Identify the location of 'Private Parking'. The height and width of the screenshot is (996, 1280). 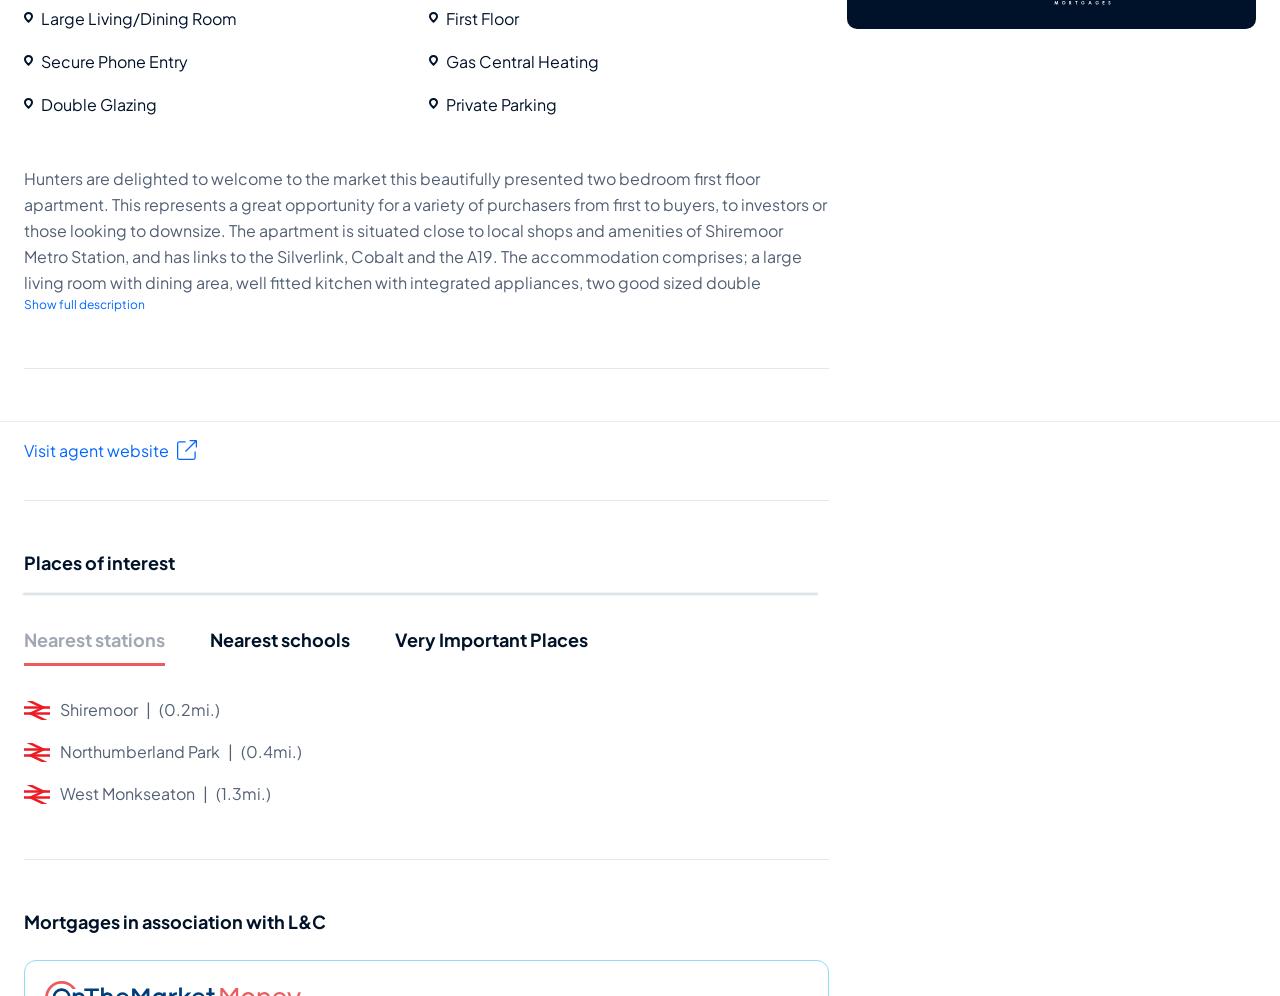
(500, 103).